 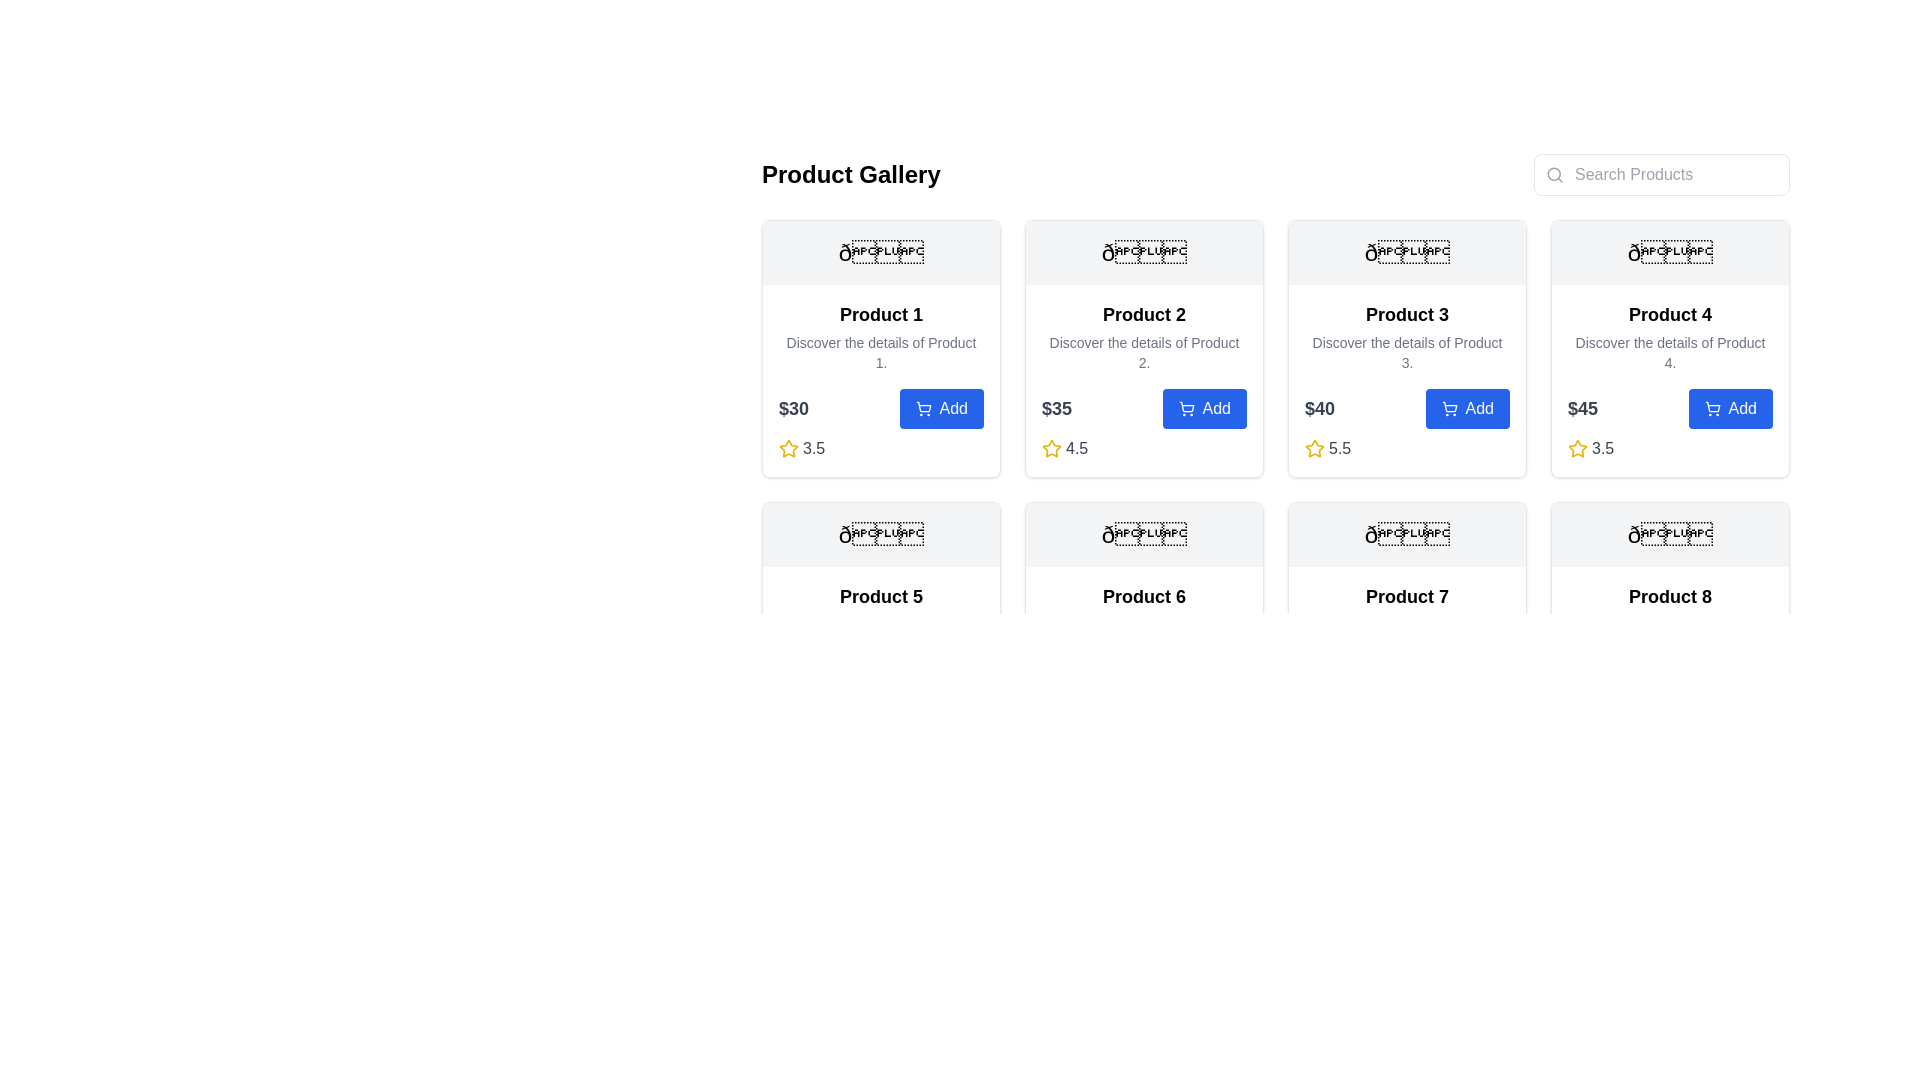 What do you see at coordinates (1050, 447) in the screenshot?
I see `the star icon that displays the rating for Product 2, located in the second column of the first row within the product gallery grid` at bounding box center [1050, 447].